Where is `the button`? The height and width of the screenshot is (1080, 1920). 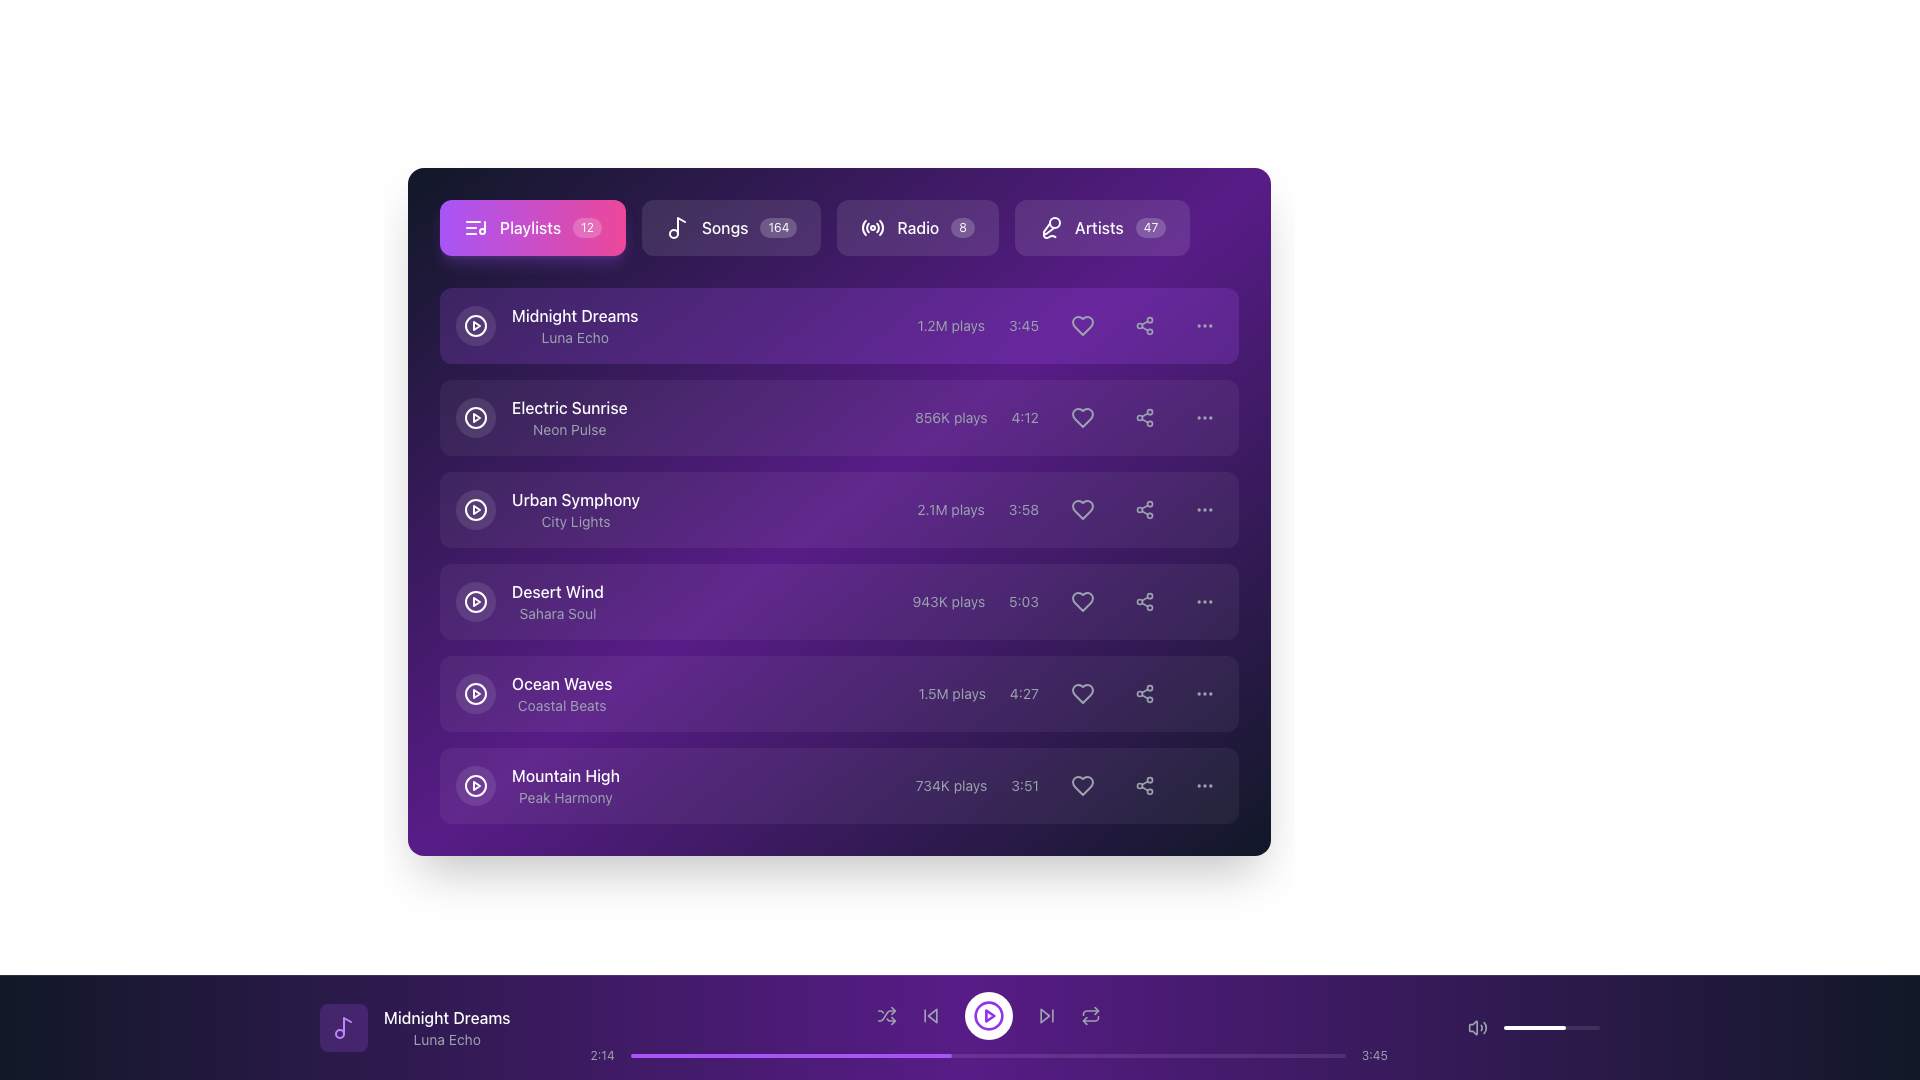 the button is located at coordinates (1082, 693).